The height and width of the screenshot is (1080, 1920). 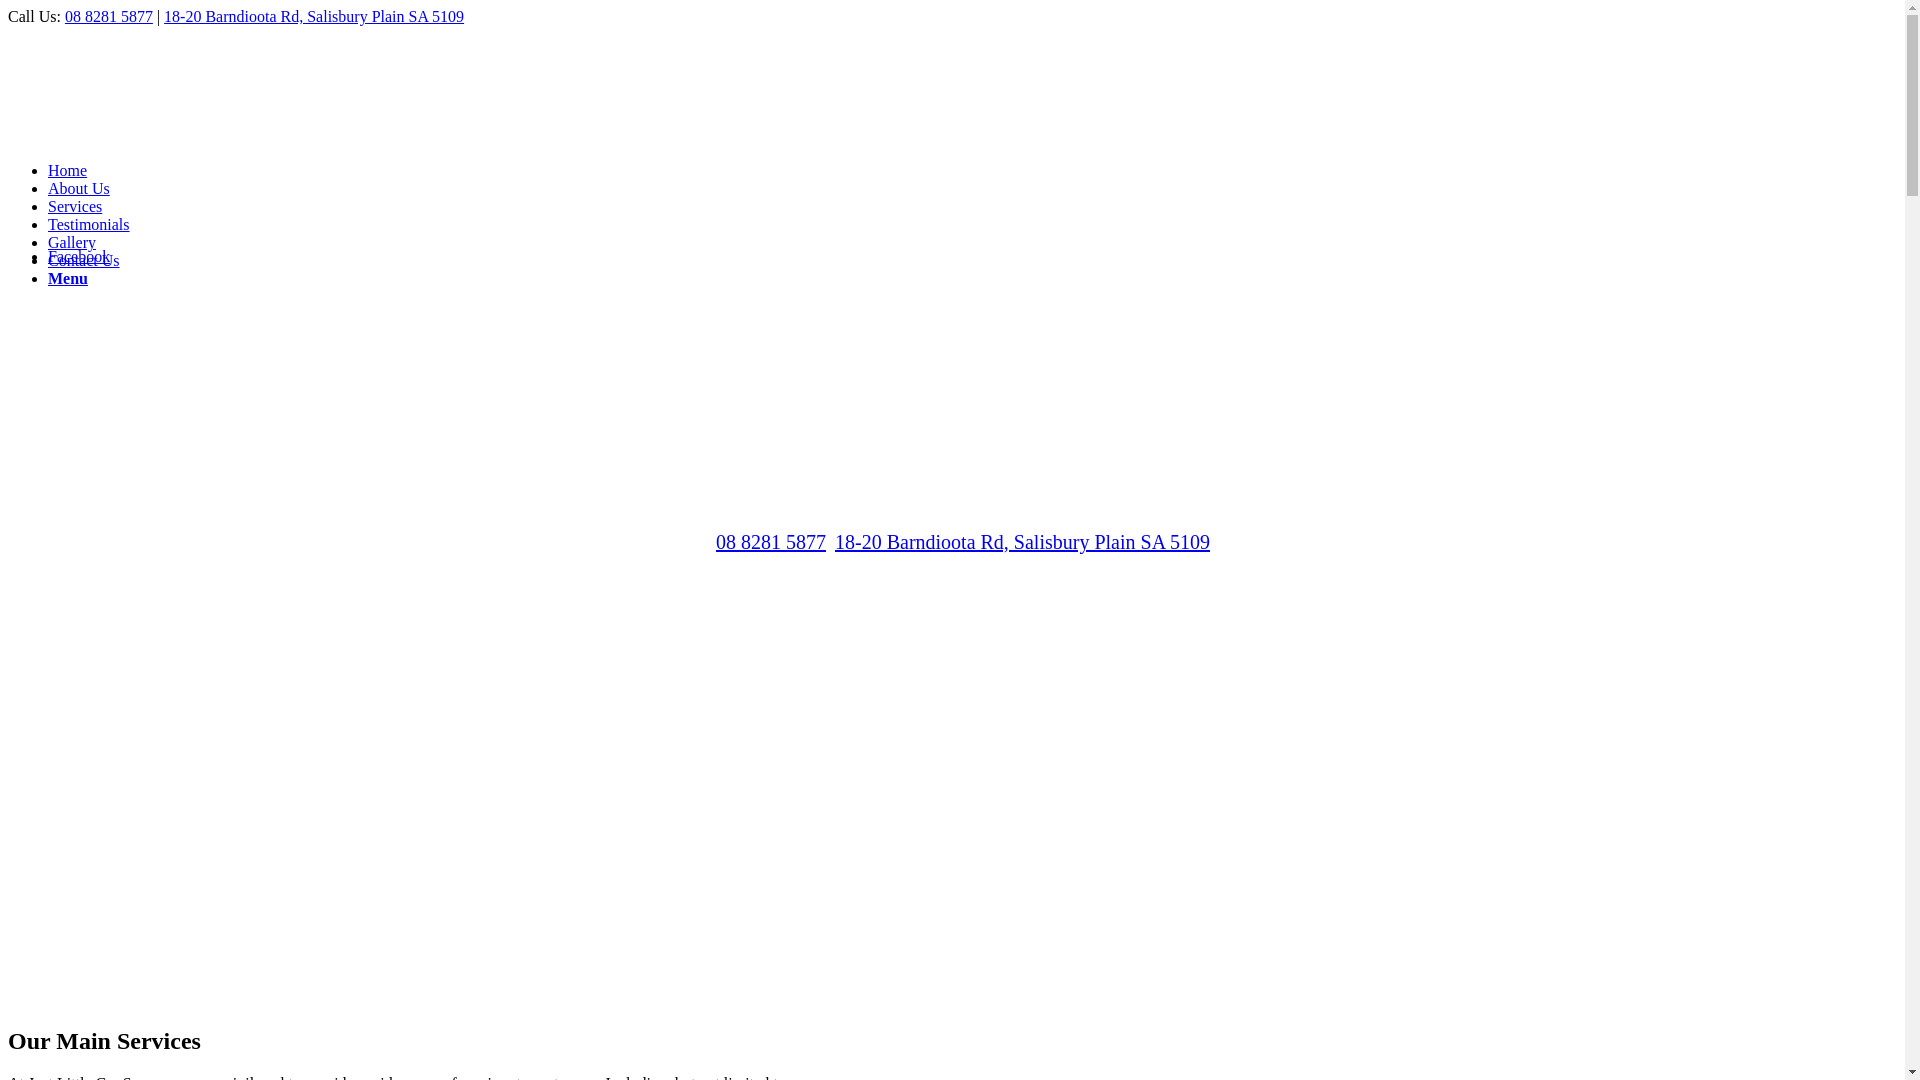 I want to click on 'Home', so click(x=48, y=169).